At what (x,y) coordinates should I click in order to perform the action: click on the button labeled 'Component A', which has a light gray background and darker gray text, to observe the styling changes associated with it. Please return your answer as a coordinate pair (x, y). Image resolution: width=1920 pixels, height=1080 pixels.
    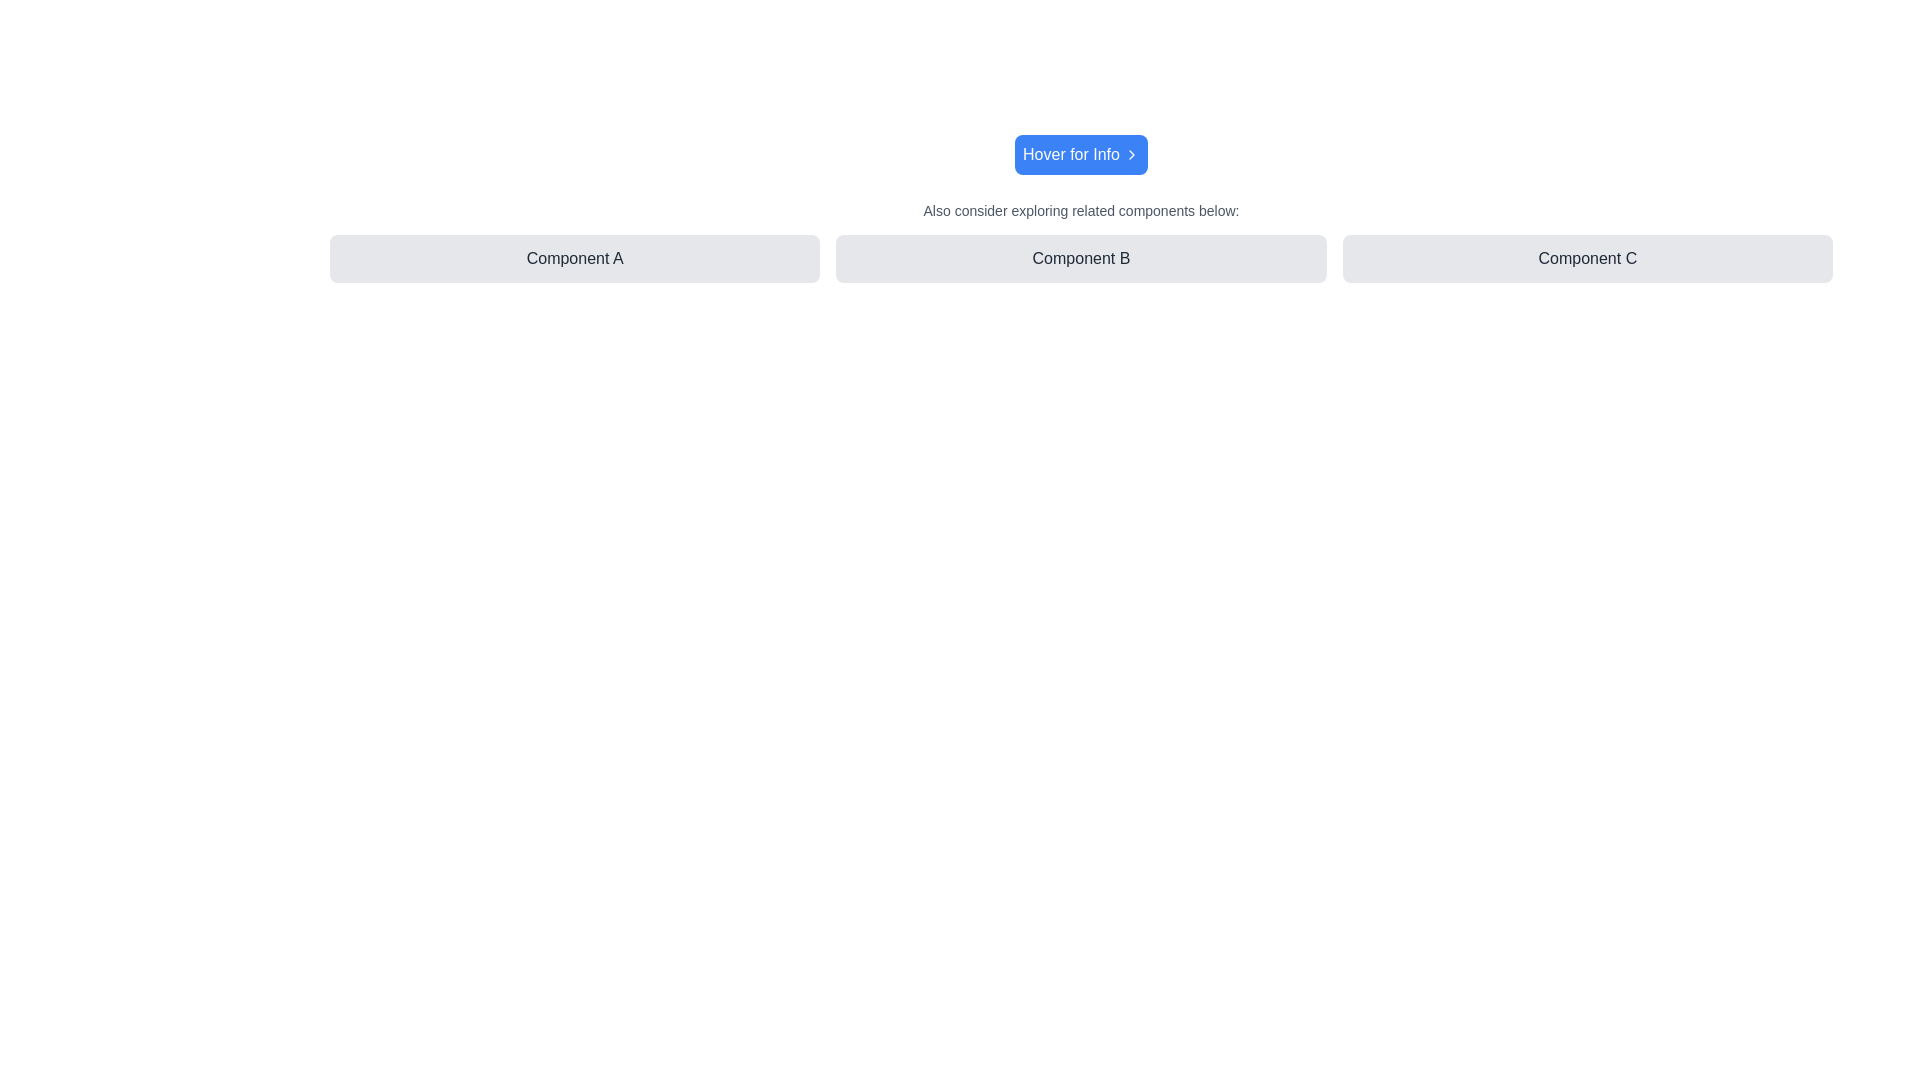
    Looking at the image, I should click on (574, 257).